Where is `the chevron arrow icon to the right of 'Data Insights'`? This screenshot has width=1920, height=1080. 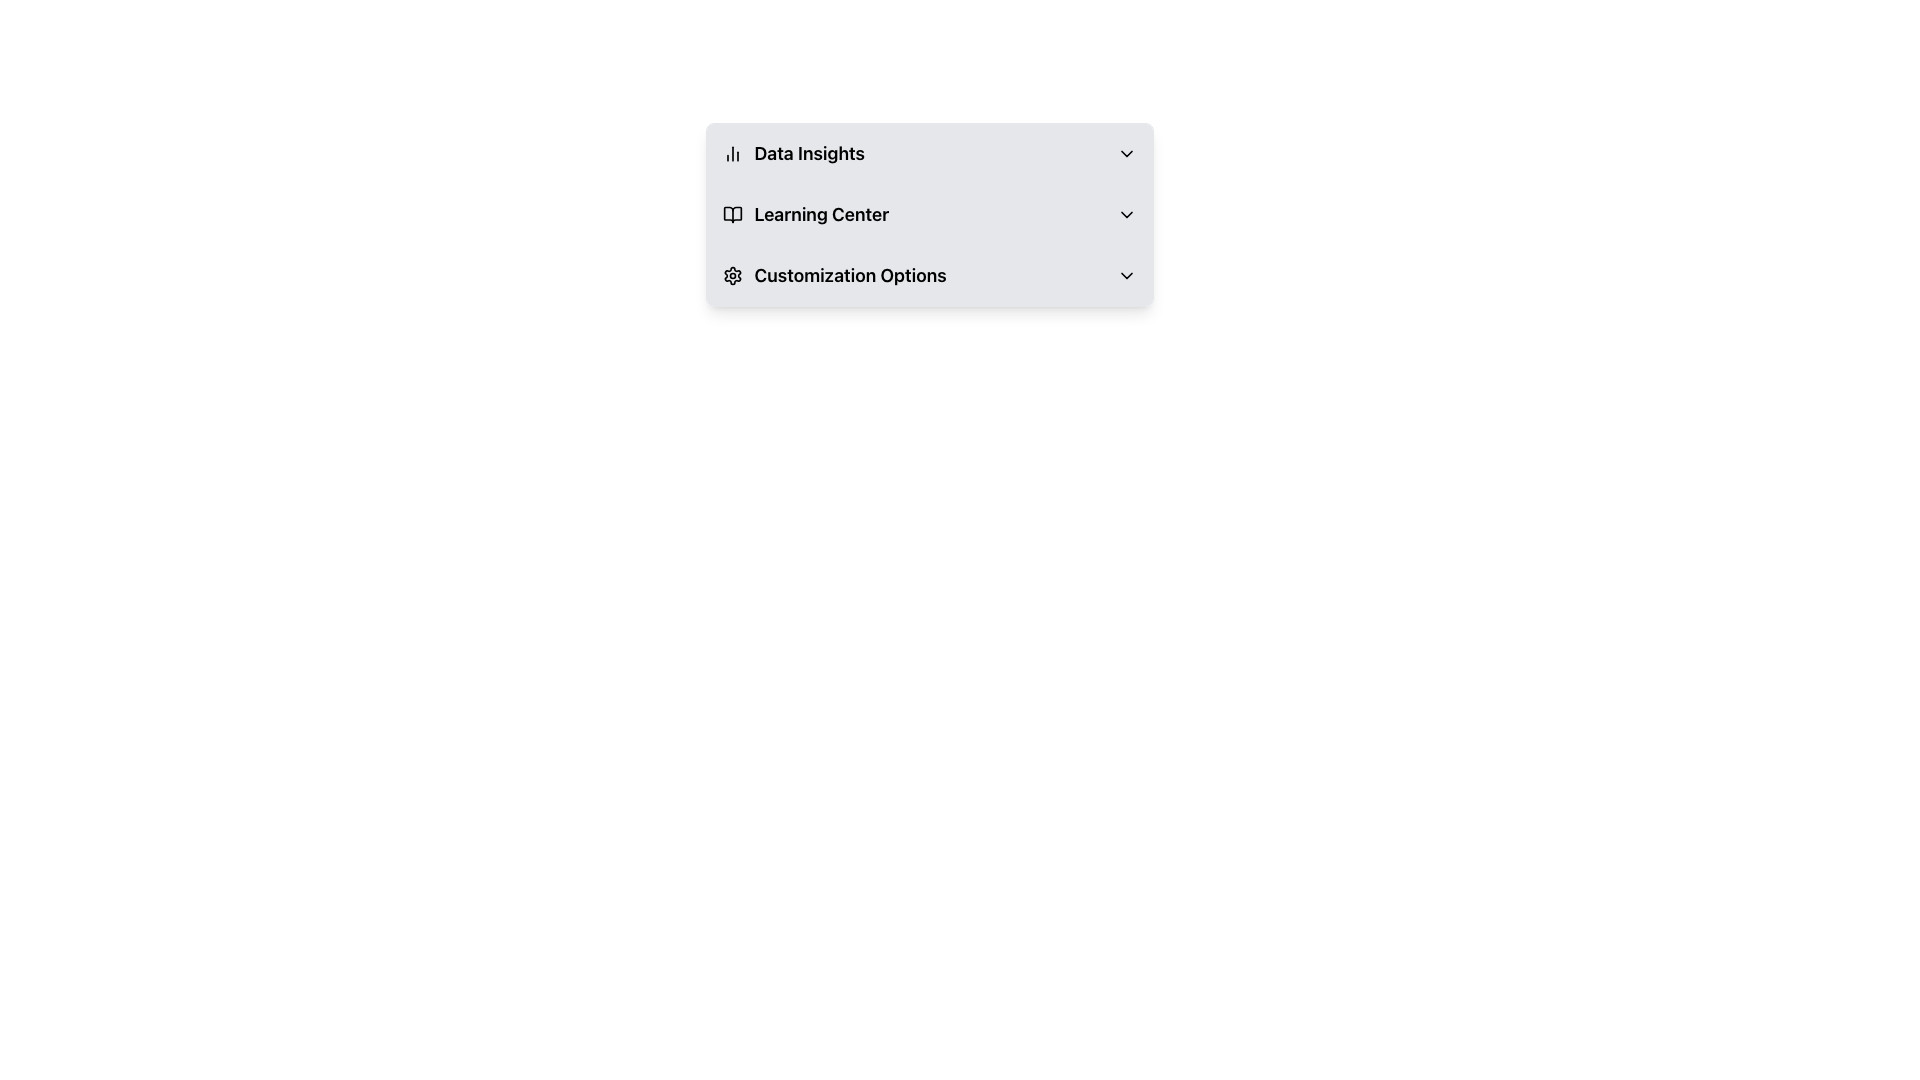 the chevron arrow icon to the right of 'Data Insights' is located at coordinates (1126, 153).